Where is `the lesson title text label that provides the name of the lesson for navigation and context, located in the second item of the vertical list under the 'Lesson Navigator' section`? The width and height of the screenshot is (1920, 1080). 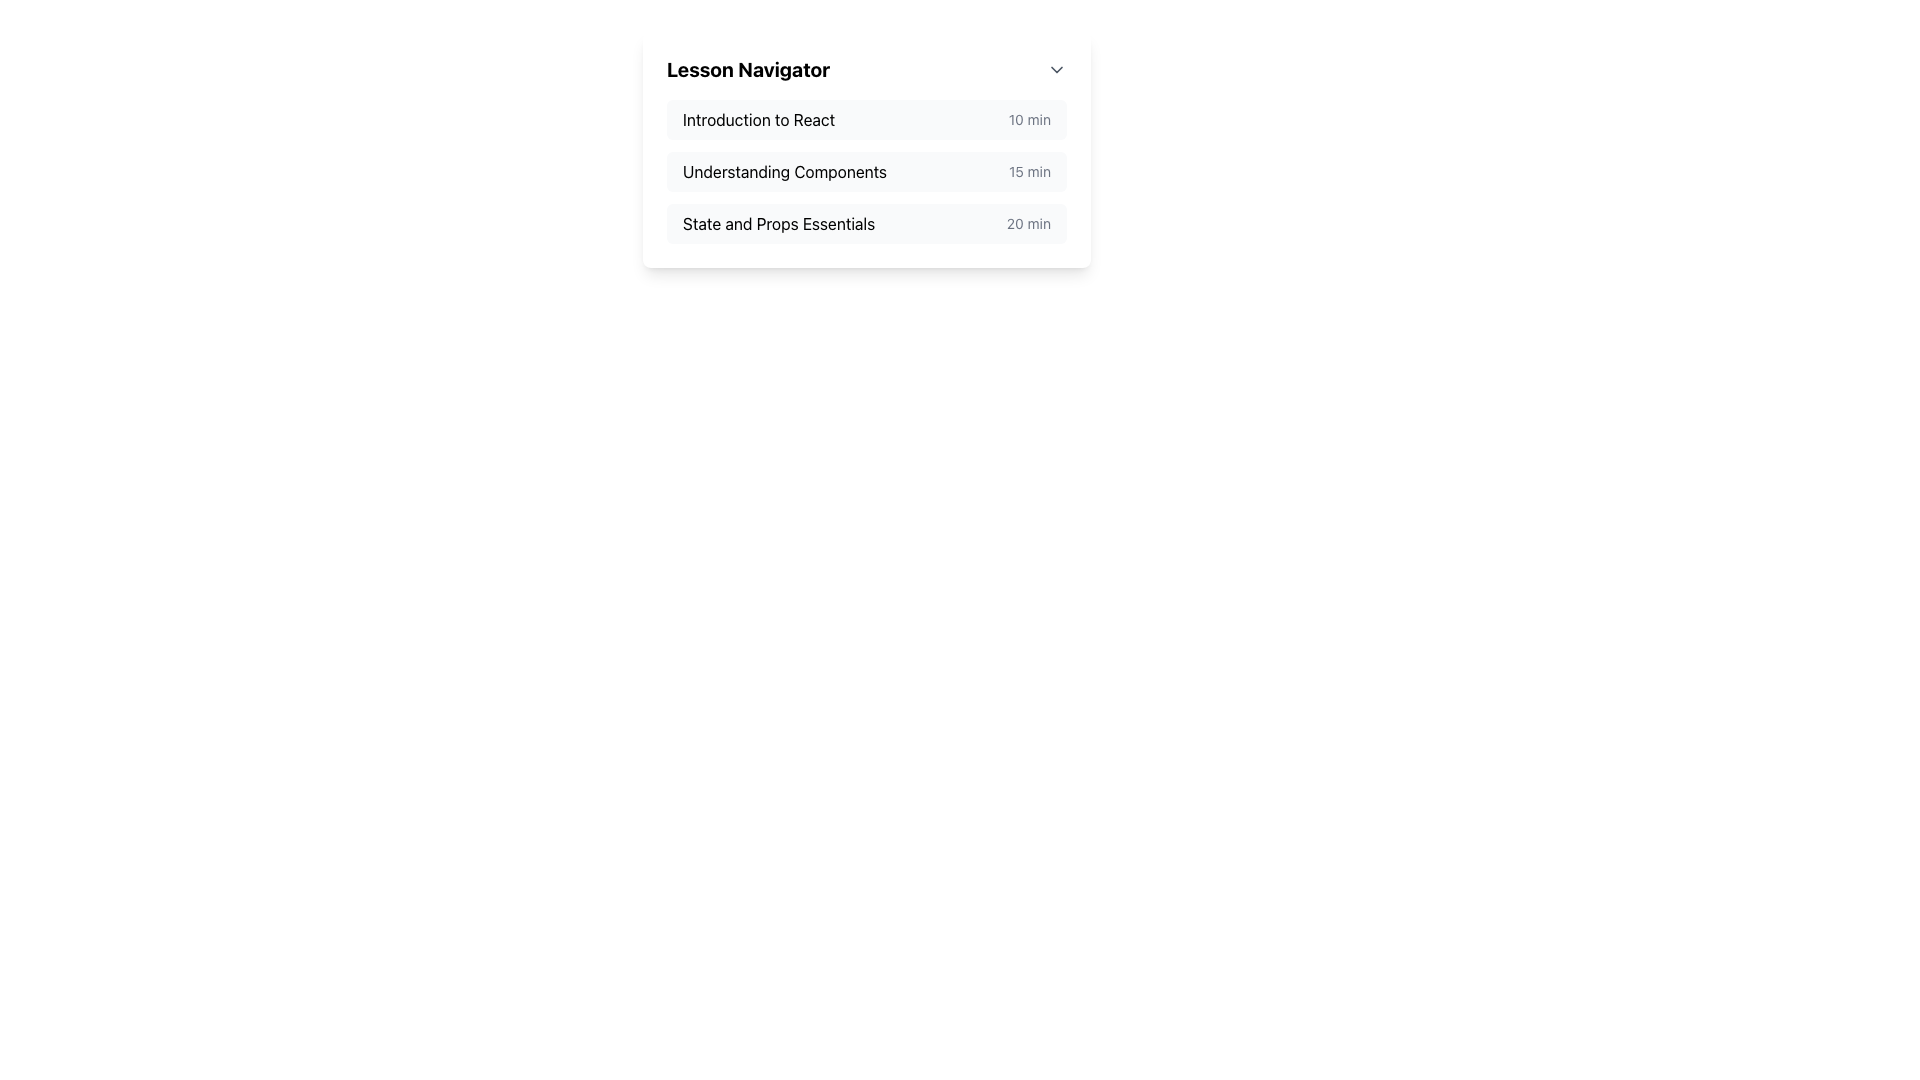
the lesson title text label that provides the name of the lesson for navigation and context, located in the second item of the vertical list under the 'Lesson Navigator' section is located at coordinates (784, 171).